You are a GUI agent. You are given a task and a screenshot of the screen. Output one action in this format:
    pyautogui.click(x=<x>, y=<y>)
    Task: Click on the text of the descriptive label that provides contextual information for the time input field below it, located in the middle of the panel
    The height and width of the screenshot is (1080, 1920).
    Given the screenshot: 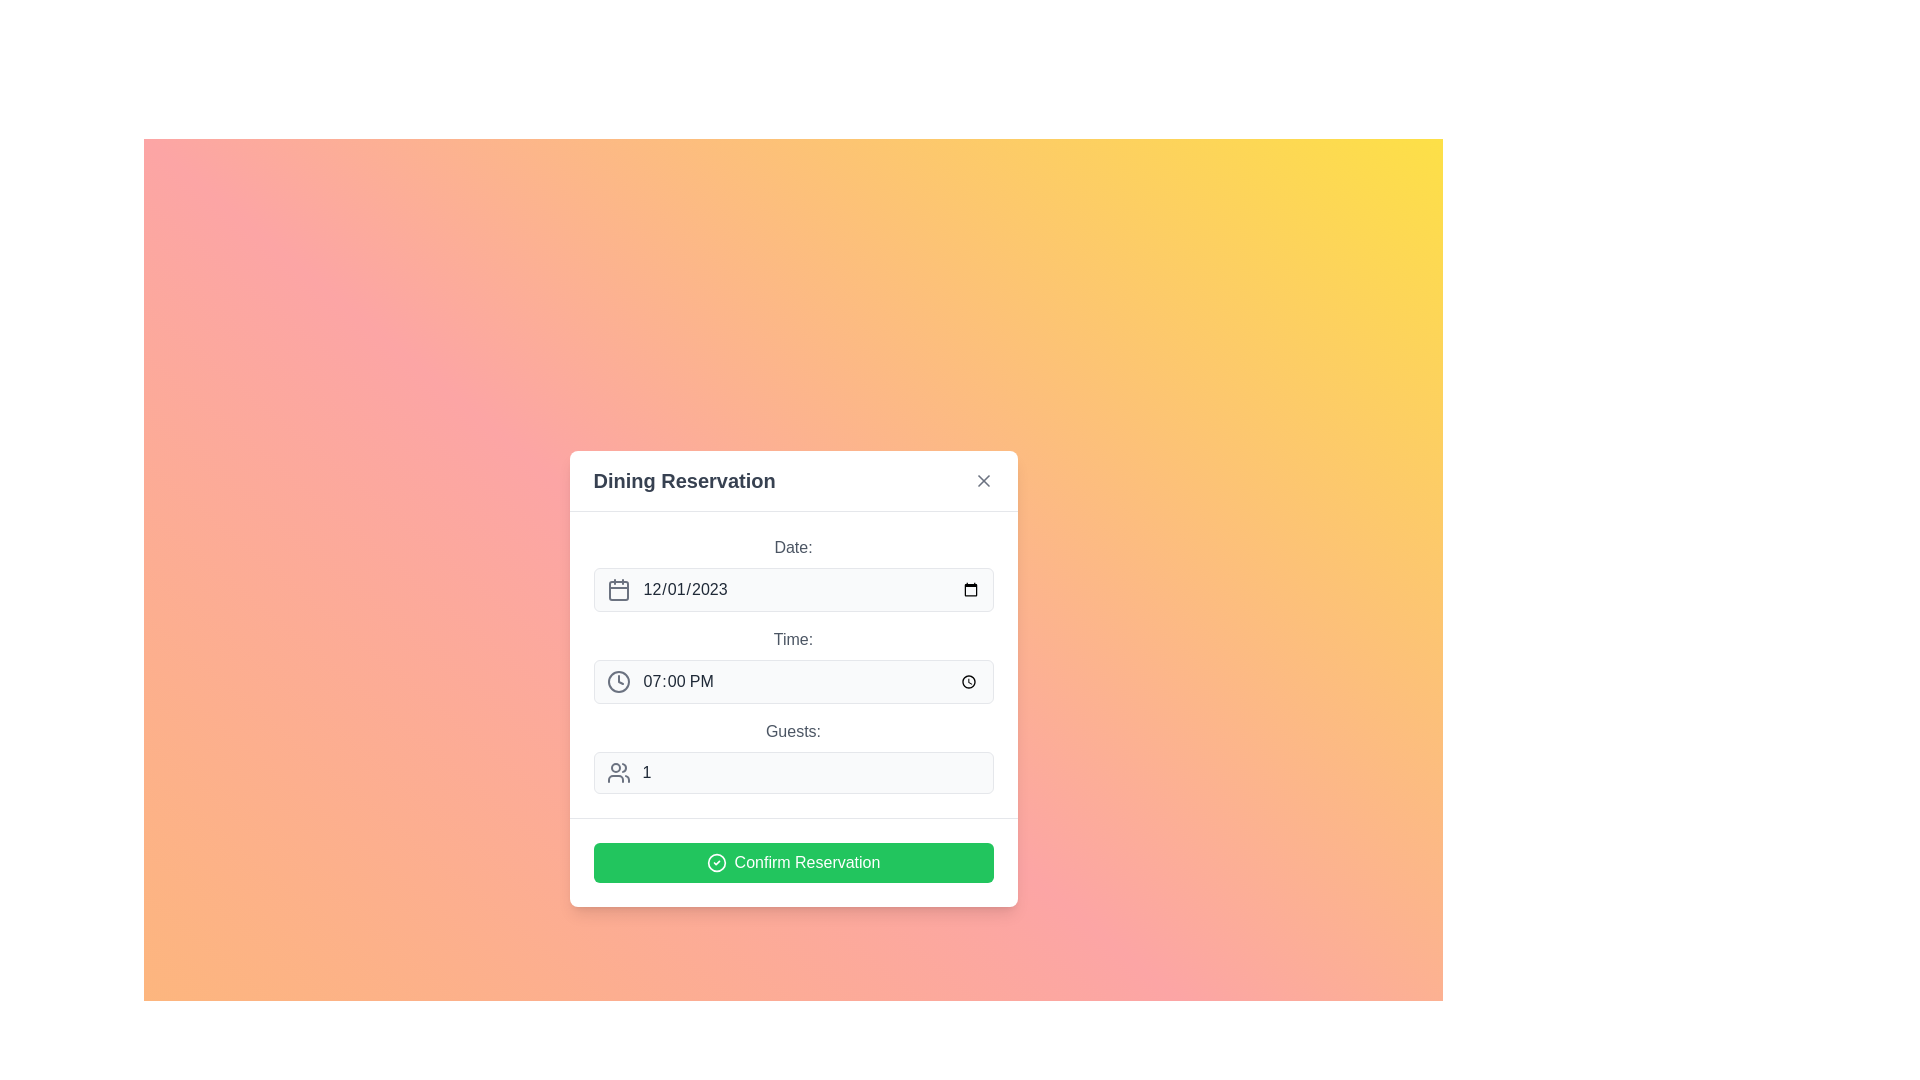 What is the action you would take?
    pyautogui.click(x=792, y=640)
    